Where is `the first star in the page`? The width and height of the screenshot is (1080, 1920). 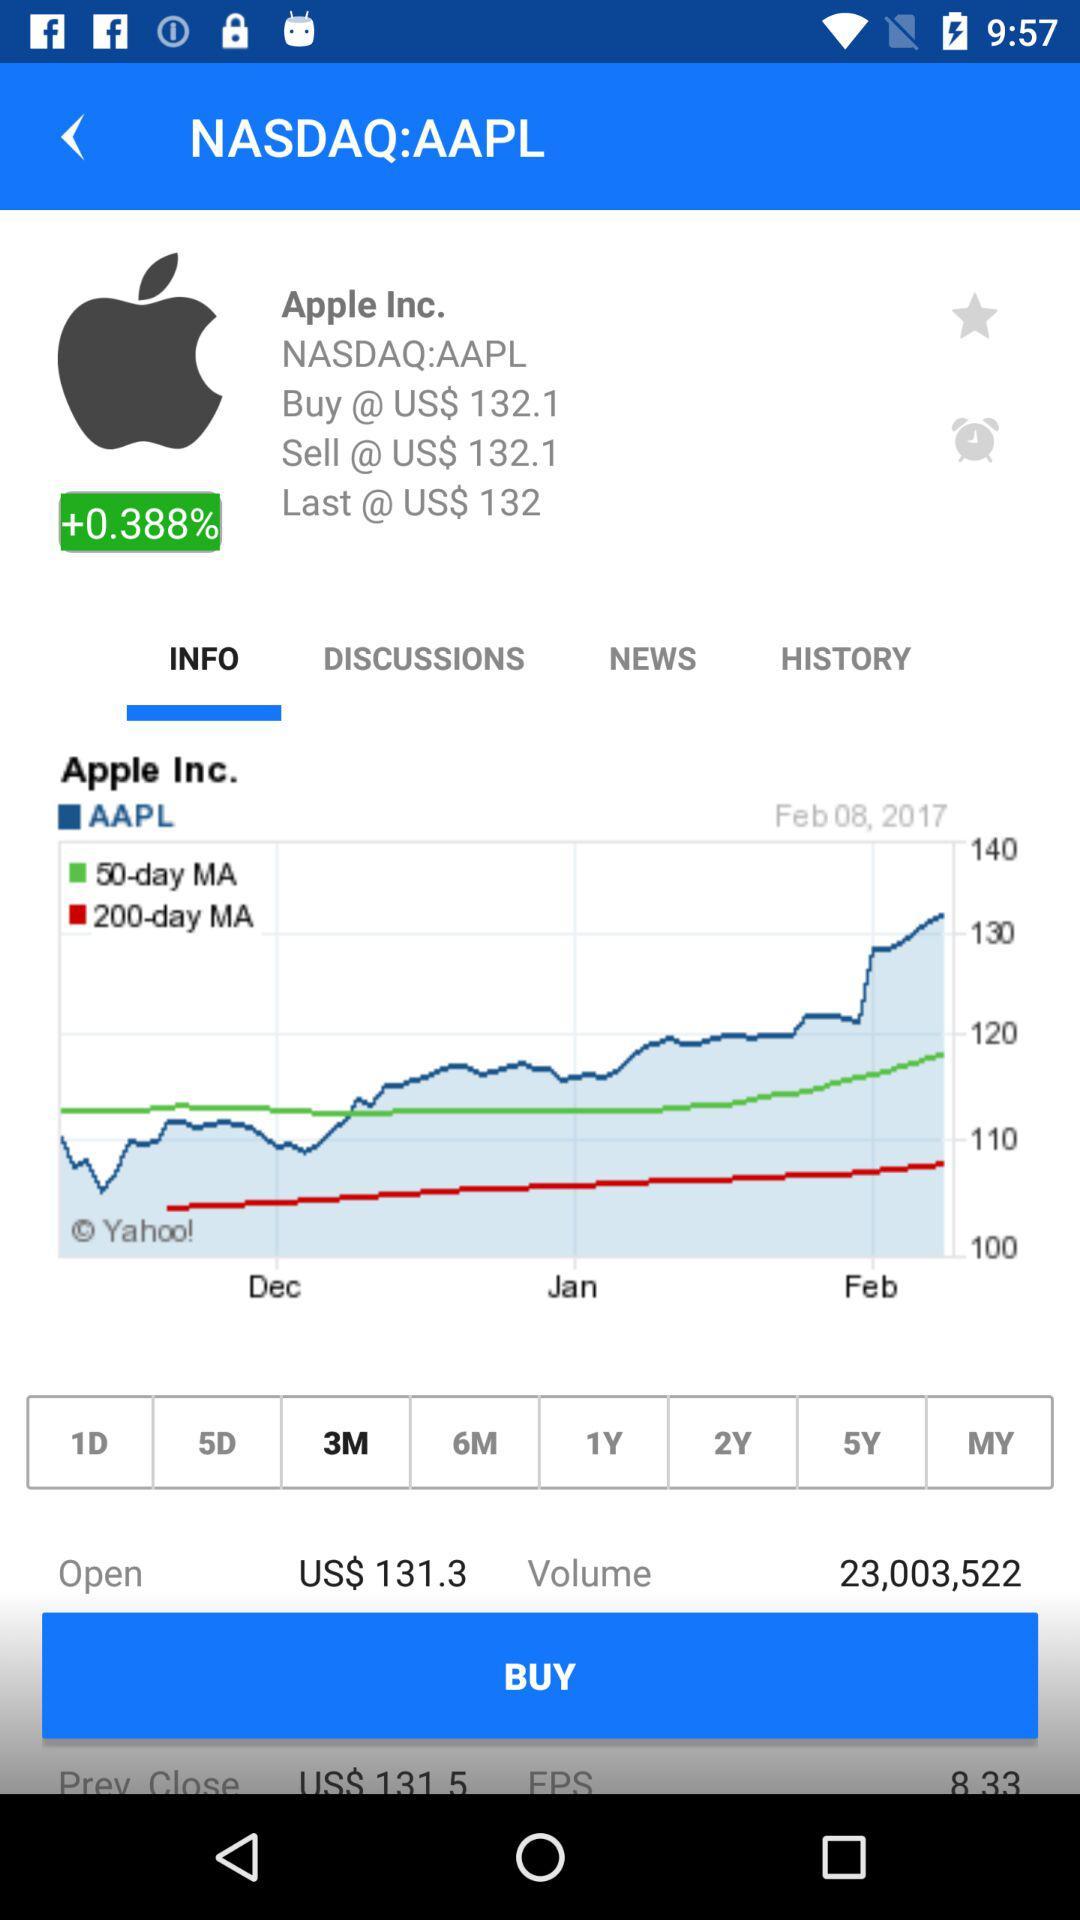
the first star in the page is located at coordinates (974, 314).